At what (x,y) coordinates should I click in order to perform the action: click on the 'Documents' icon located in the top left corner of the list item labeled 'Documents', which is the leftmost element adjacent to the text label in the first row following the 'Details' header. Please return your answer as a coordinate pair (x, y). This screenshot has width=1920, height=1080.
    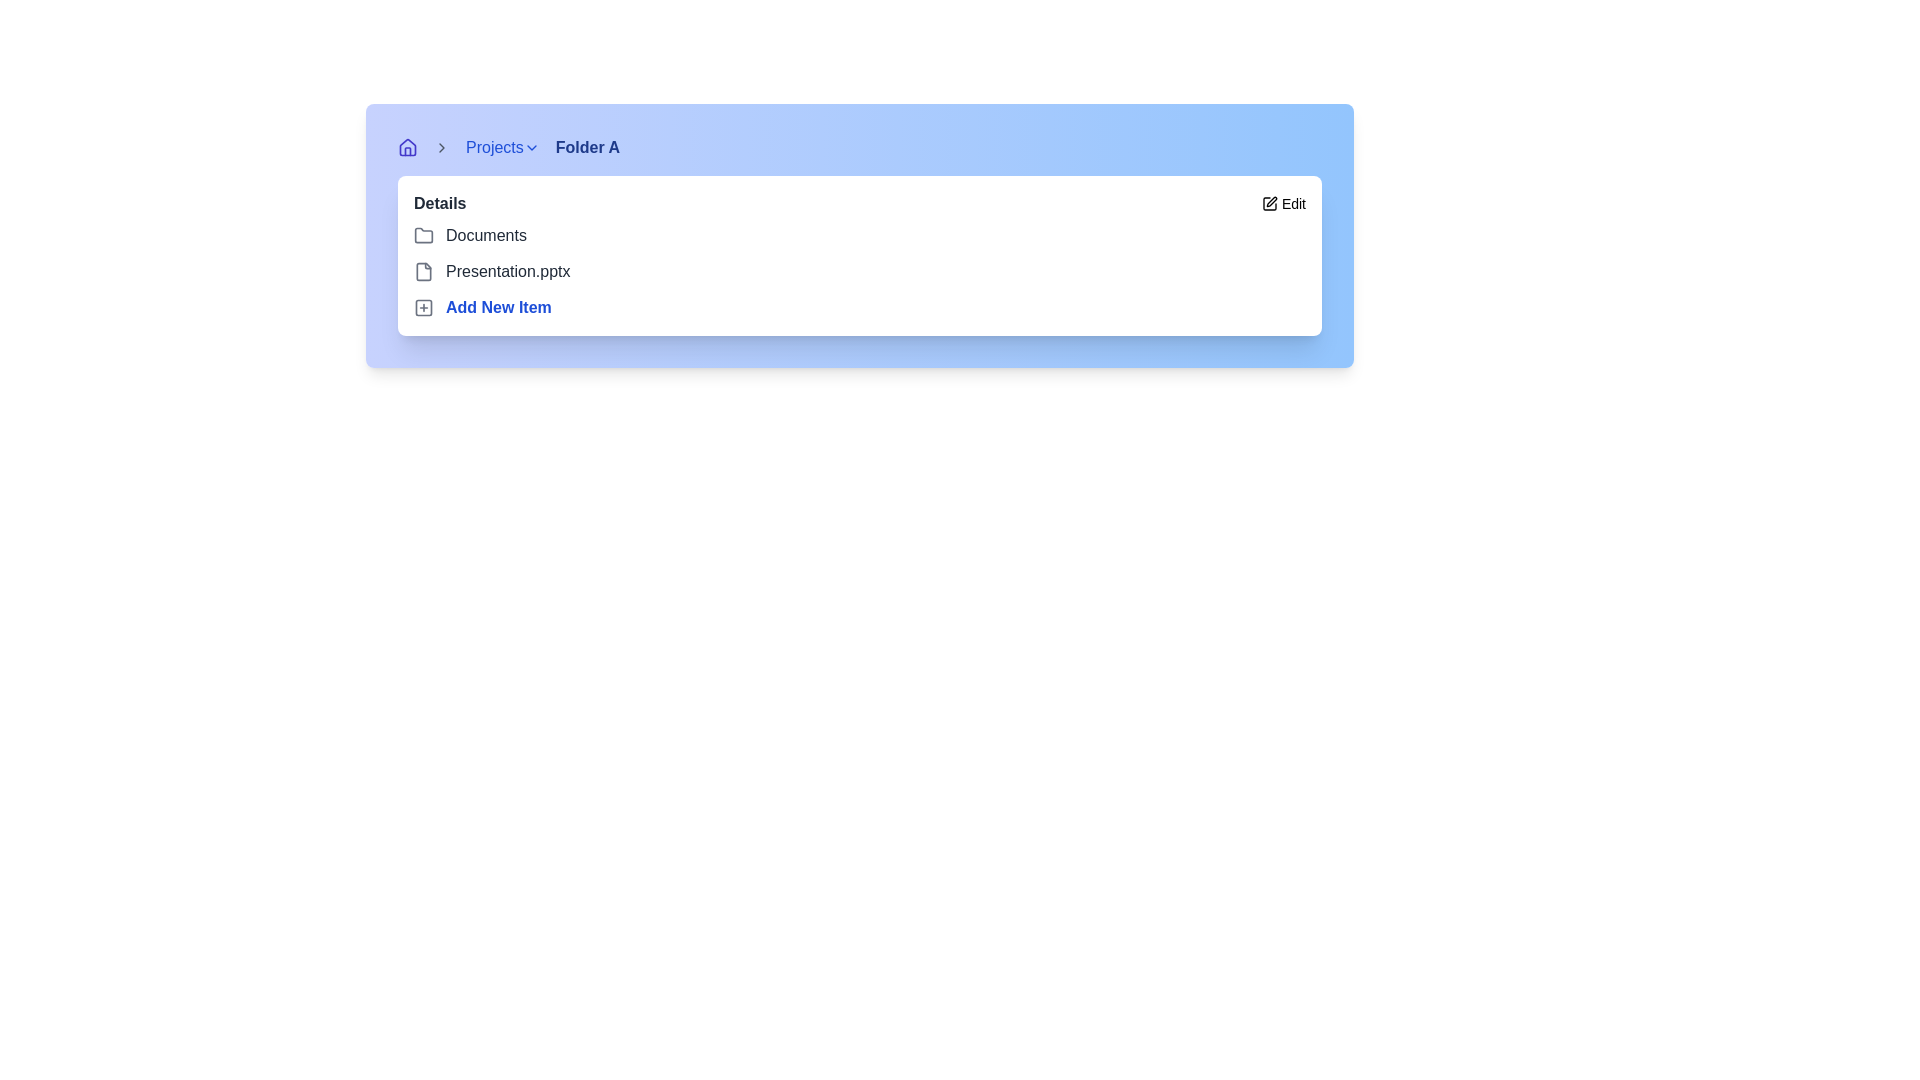
    Looking at the image, I should click on (422, 234).